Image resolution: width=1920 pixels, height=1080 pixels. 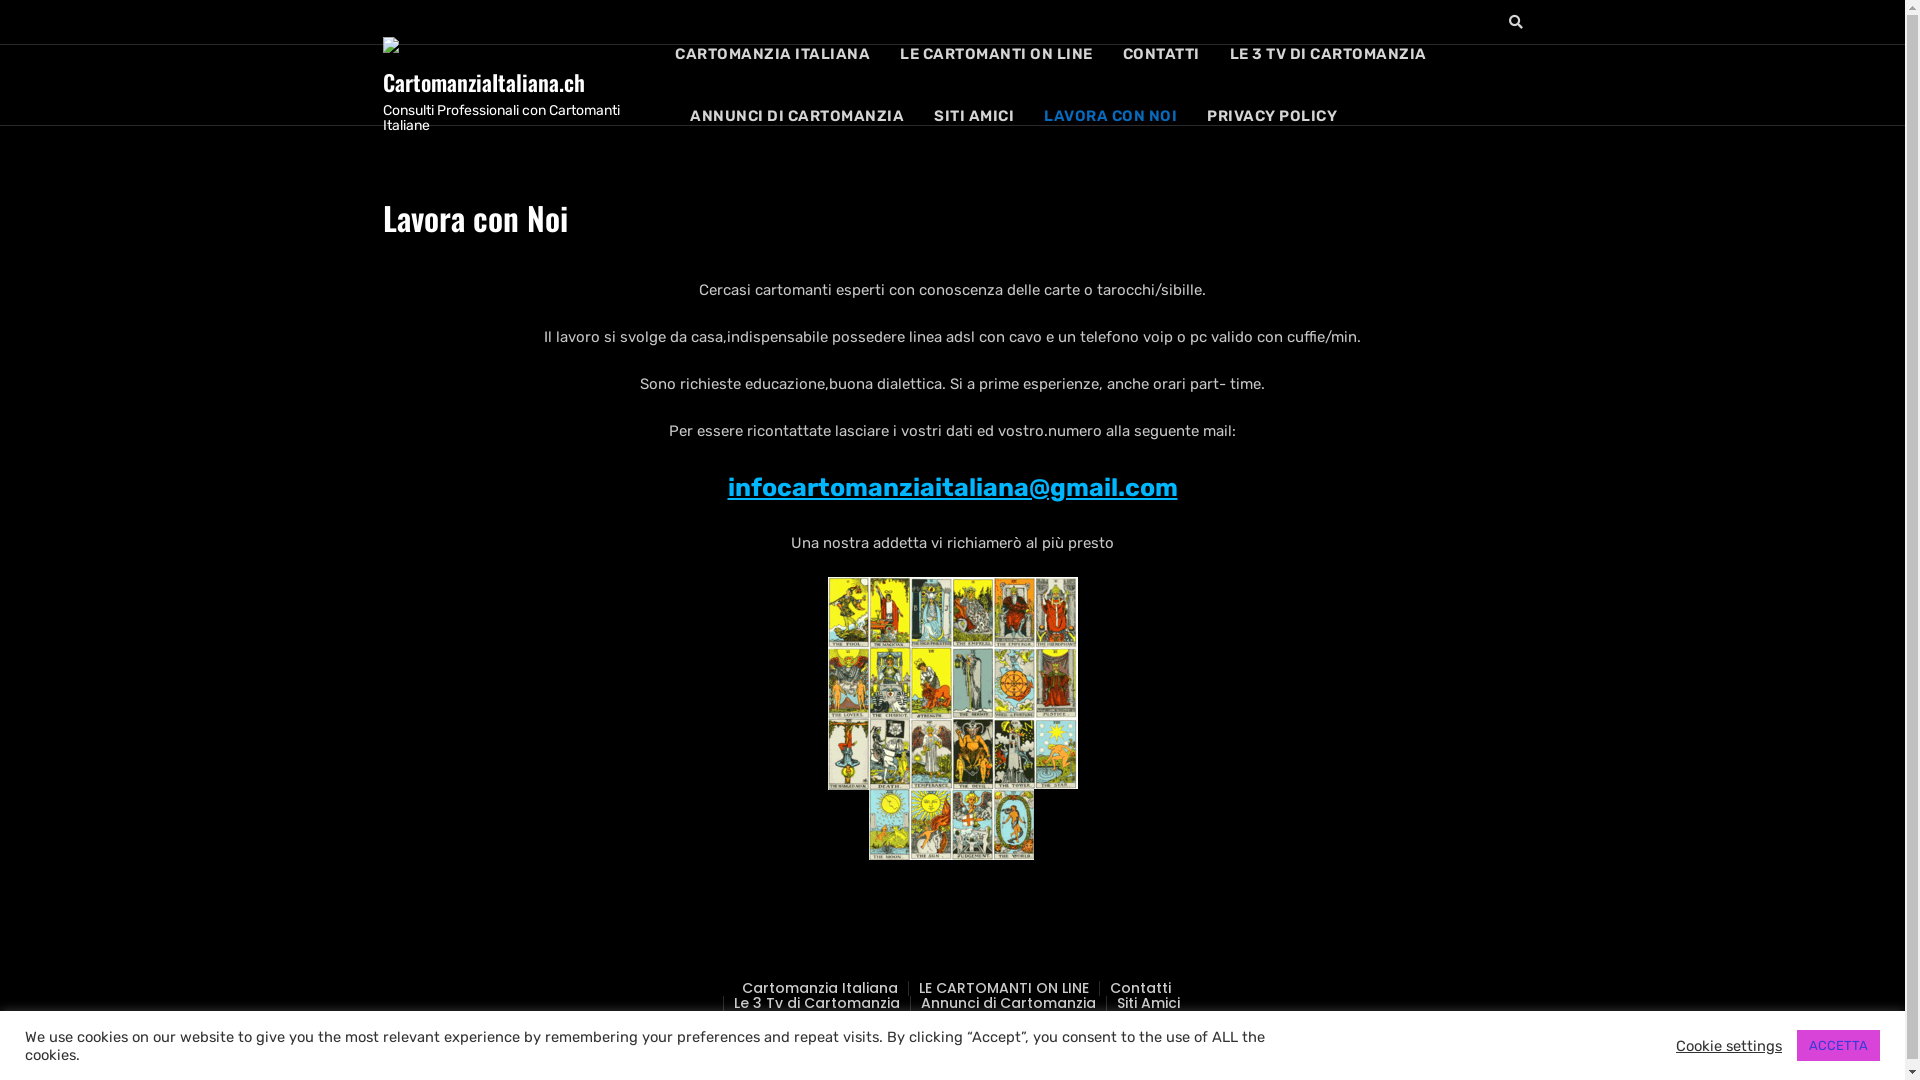 I want to click on 'LE CARTOMANTI ON LINE', so click(x=996, y=52).